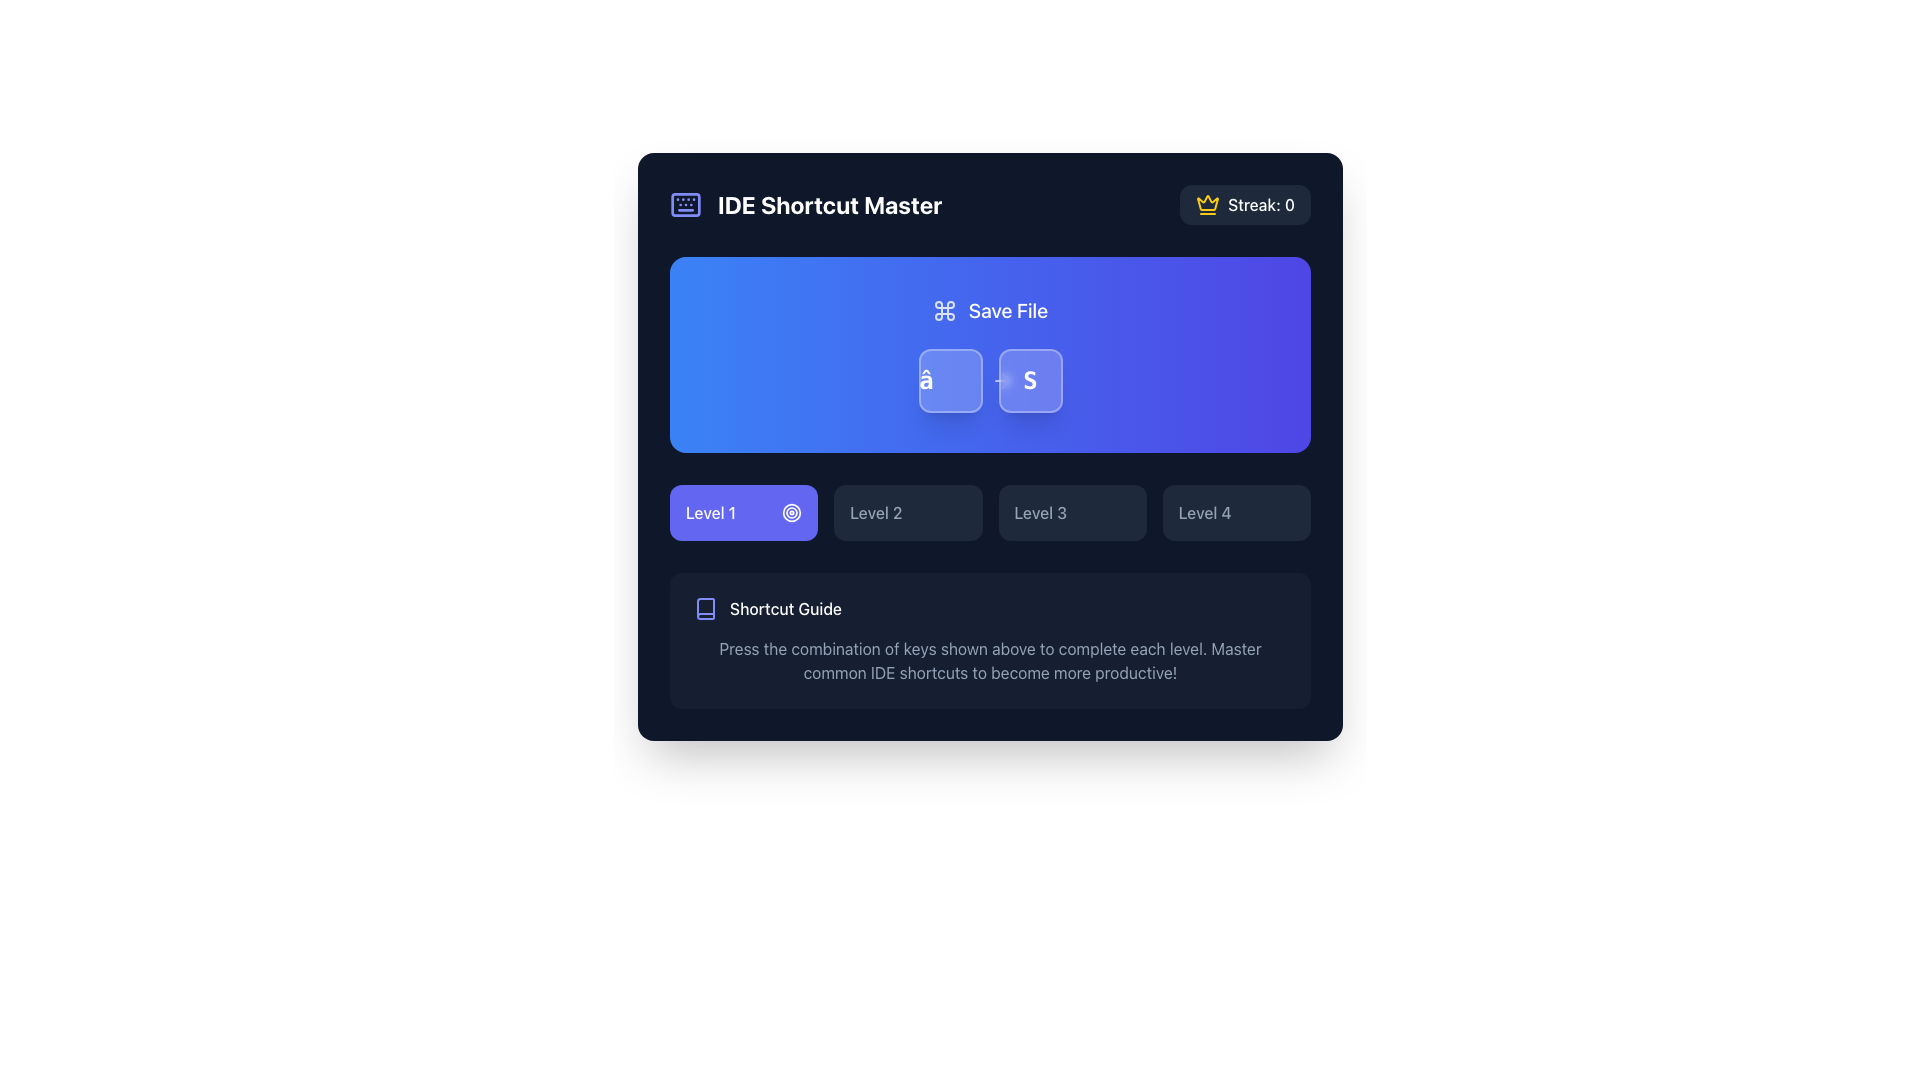  I want to click on the save action element, which is represented by a combination of an icon and a text label, positioned above the 'â' and 'S' buttons in a blue gradient block, so click(990, 311).